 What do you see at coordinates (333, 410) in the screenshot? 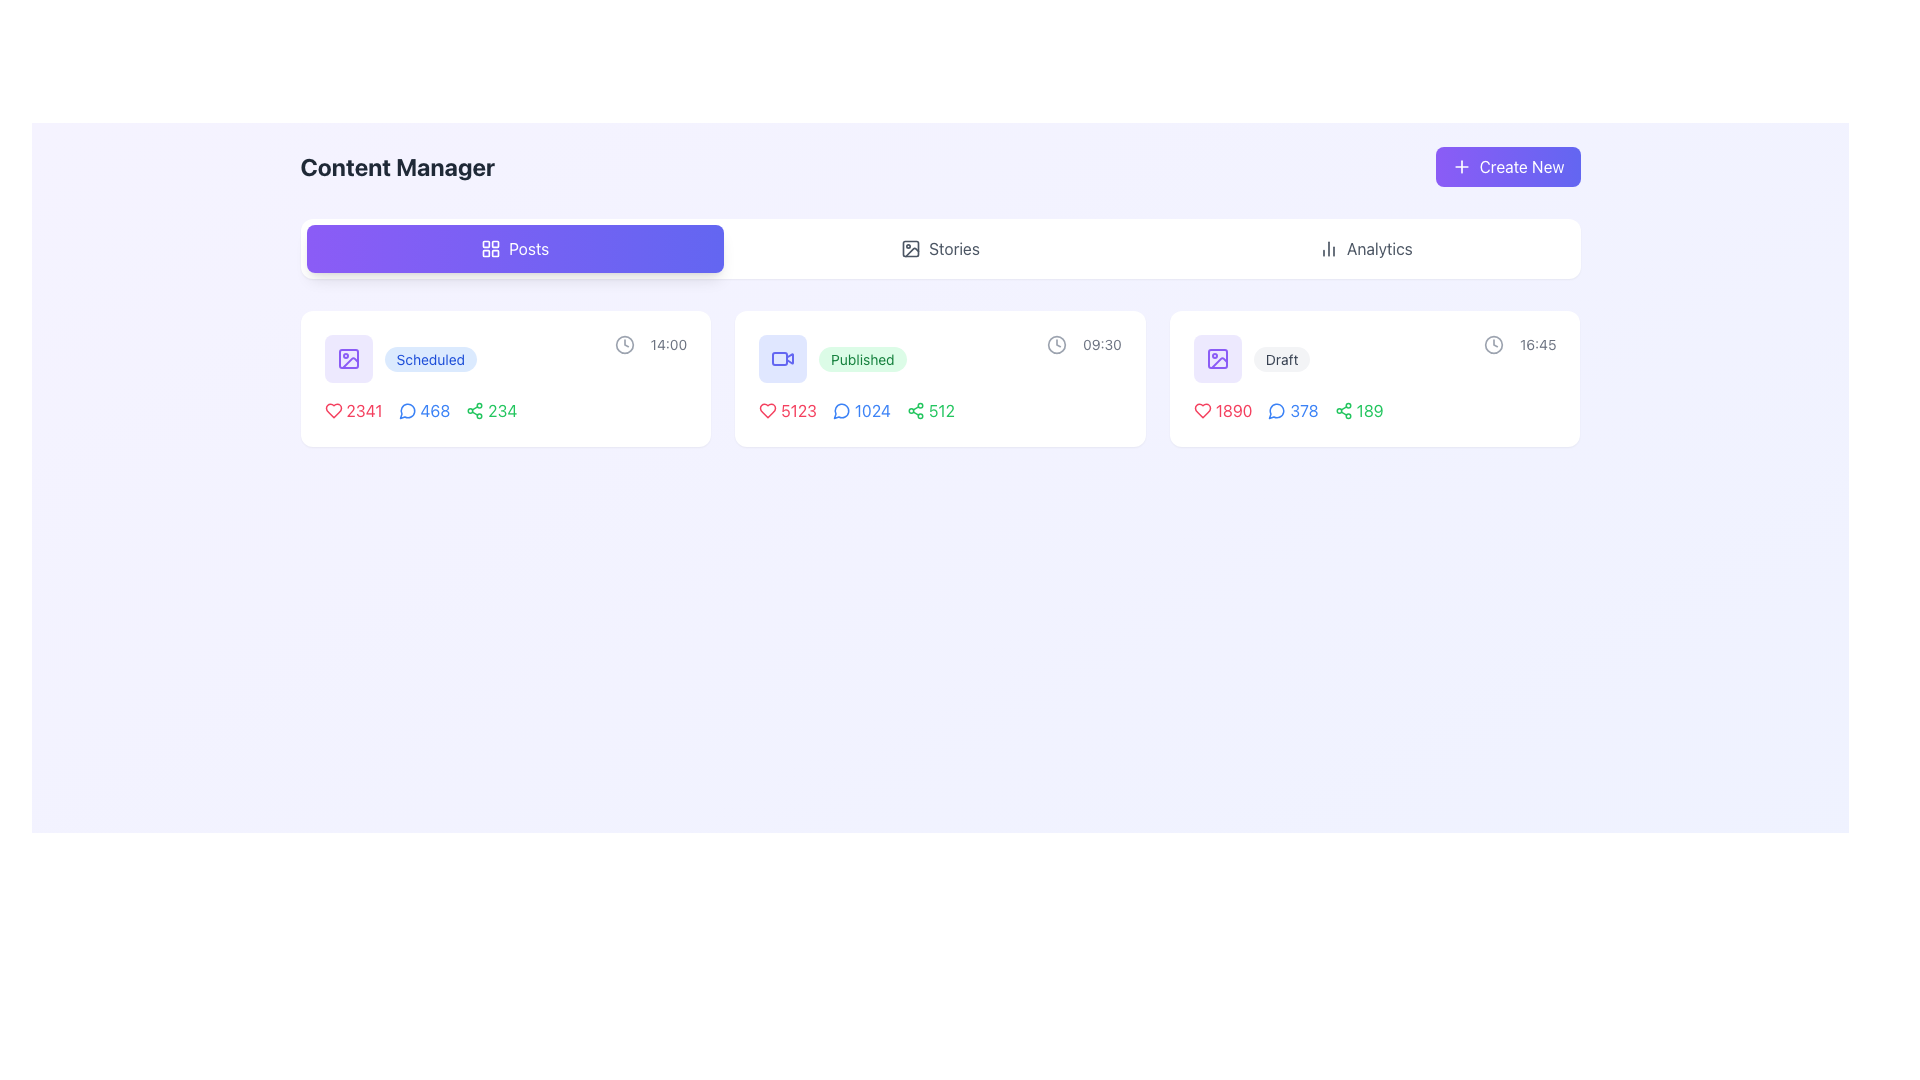
I see `the heart-shaped outline icon used for likes or favorites located at the bottom-left corner of the scheduled content card` at bounding box center [333, 410].